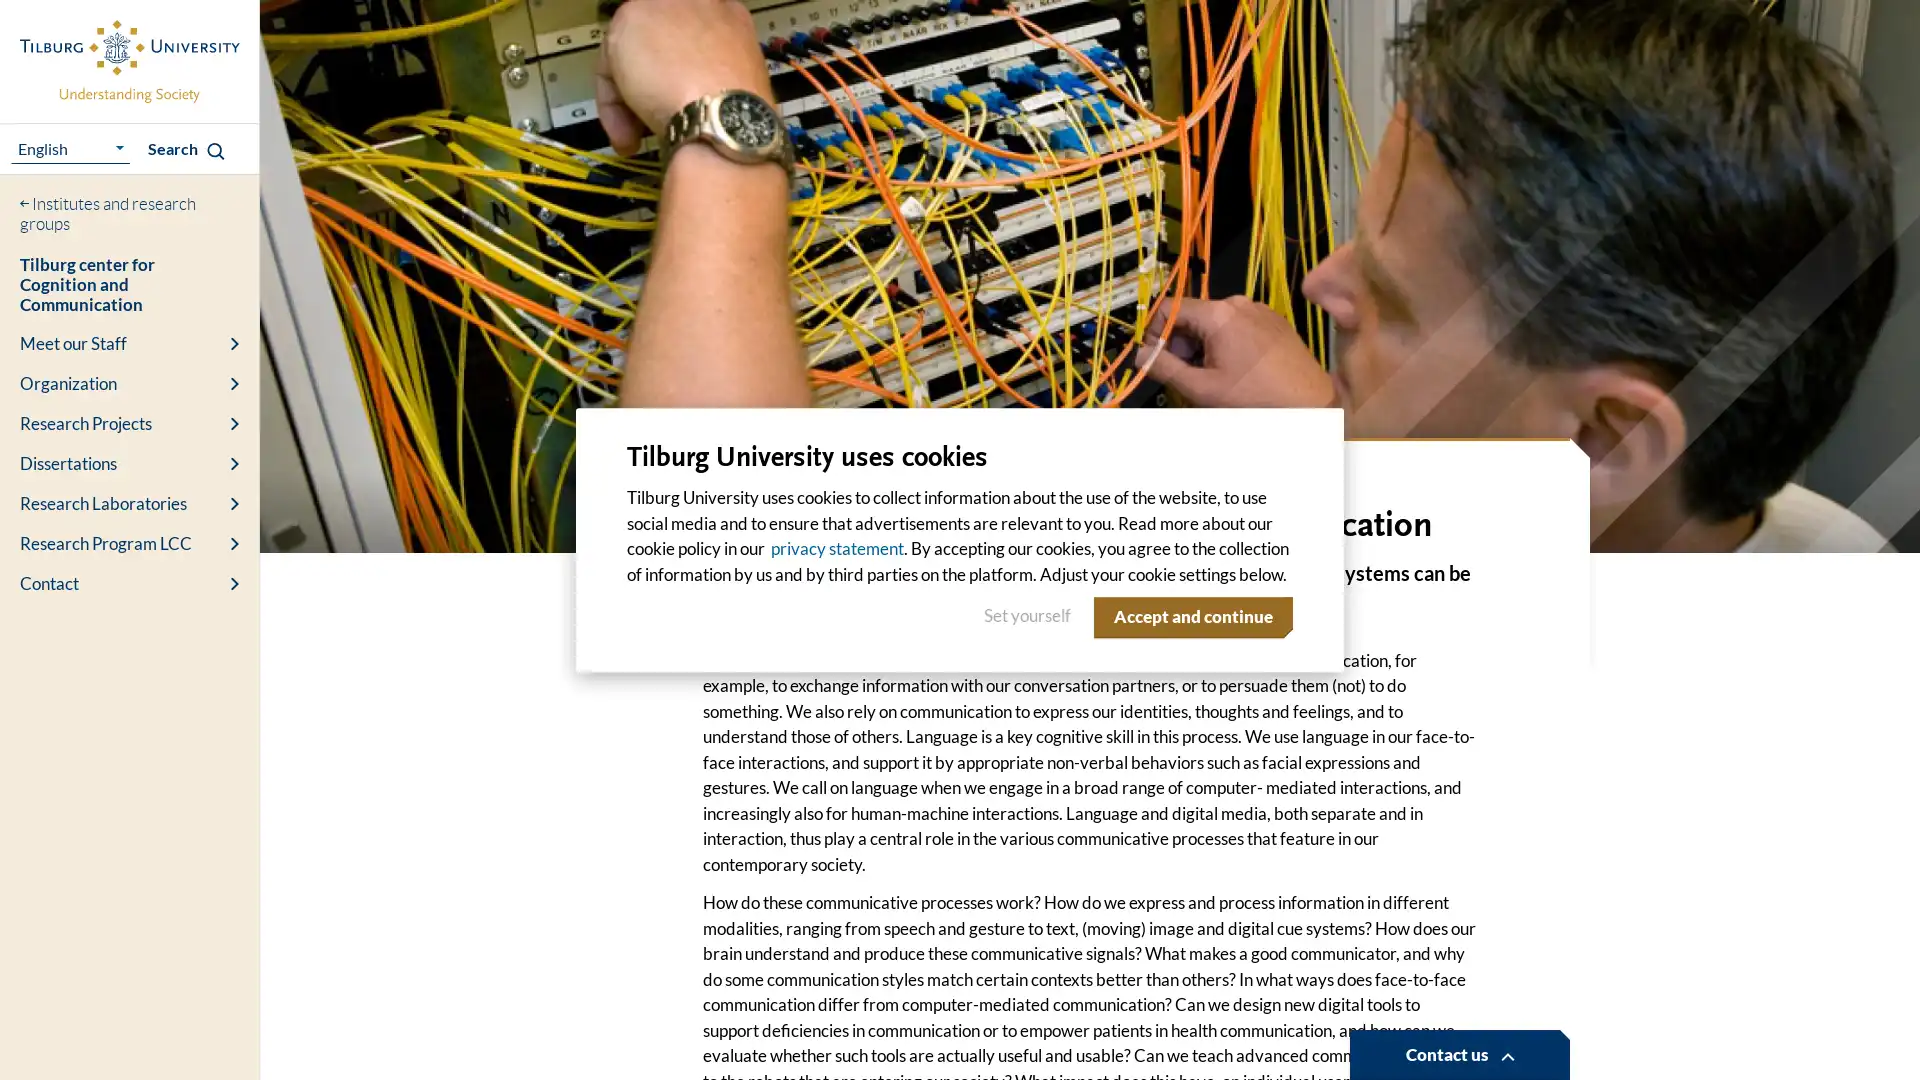 Image resolution: width=1920 pixels, height=1080 pixels. I want to click on Accept and continue, so click(1189, 616).